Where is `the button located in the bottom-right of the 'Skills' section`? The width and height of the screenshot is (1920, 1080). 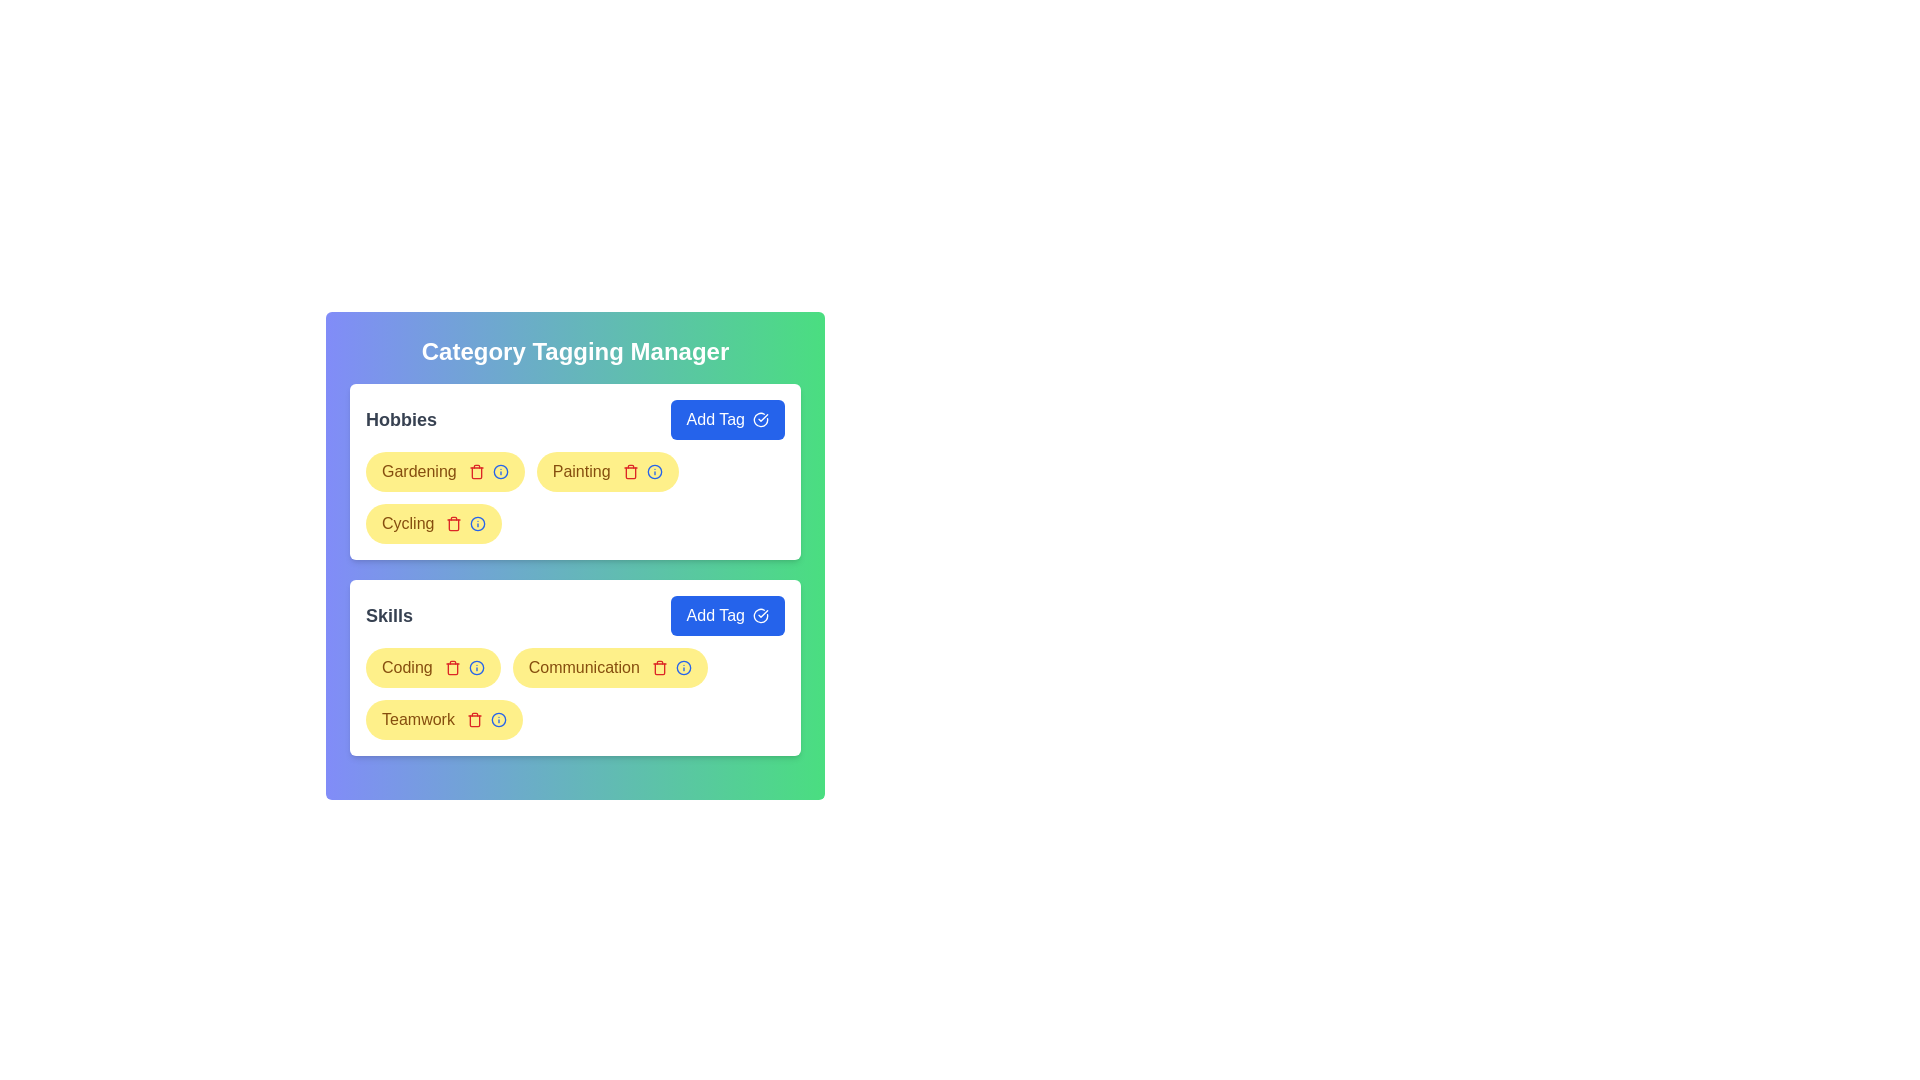 the button located in the bottom-right of the 'Skills' section is located at coordinates (726, 615).